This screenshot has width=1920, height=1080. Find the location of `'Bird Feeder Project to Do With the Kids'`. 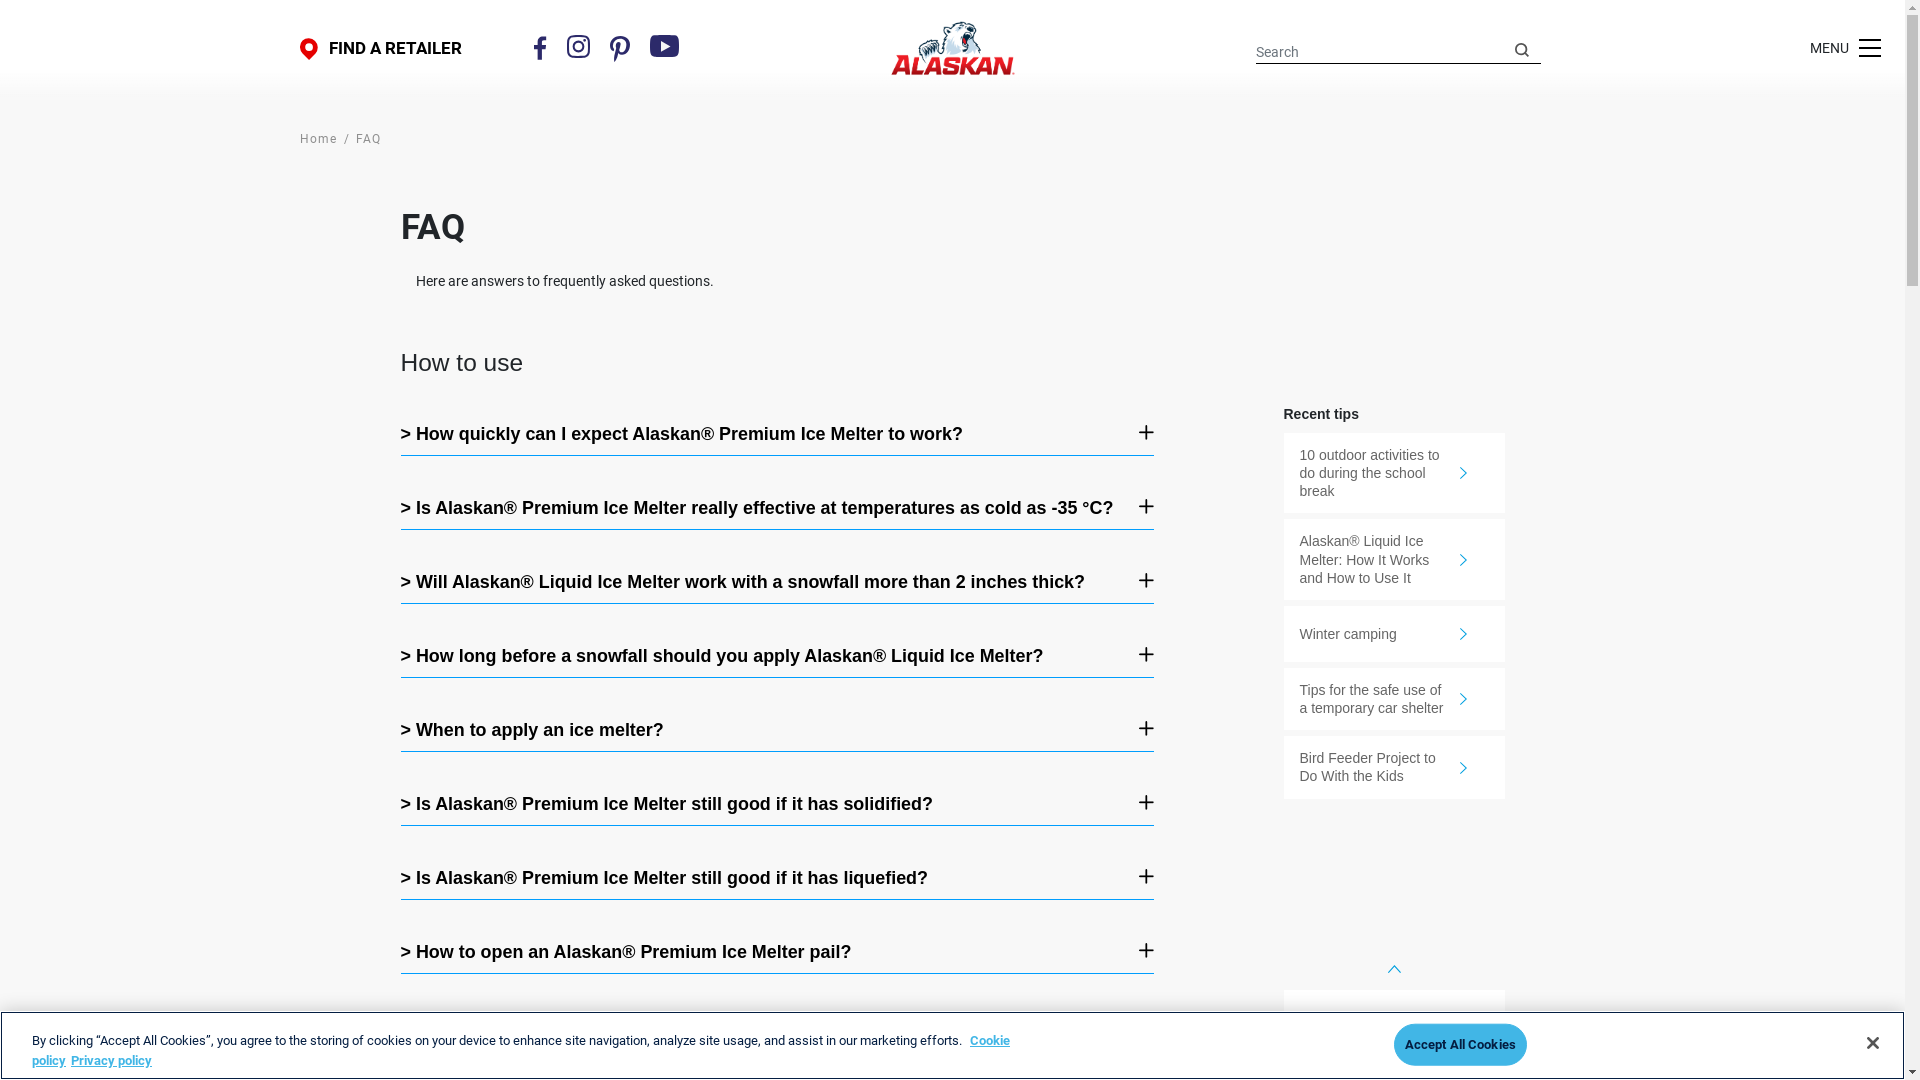

'Bird Feeder Project to Do With the Kids' is located at coordinates (1283, 766).